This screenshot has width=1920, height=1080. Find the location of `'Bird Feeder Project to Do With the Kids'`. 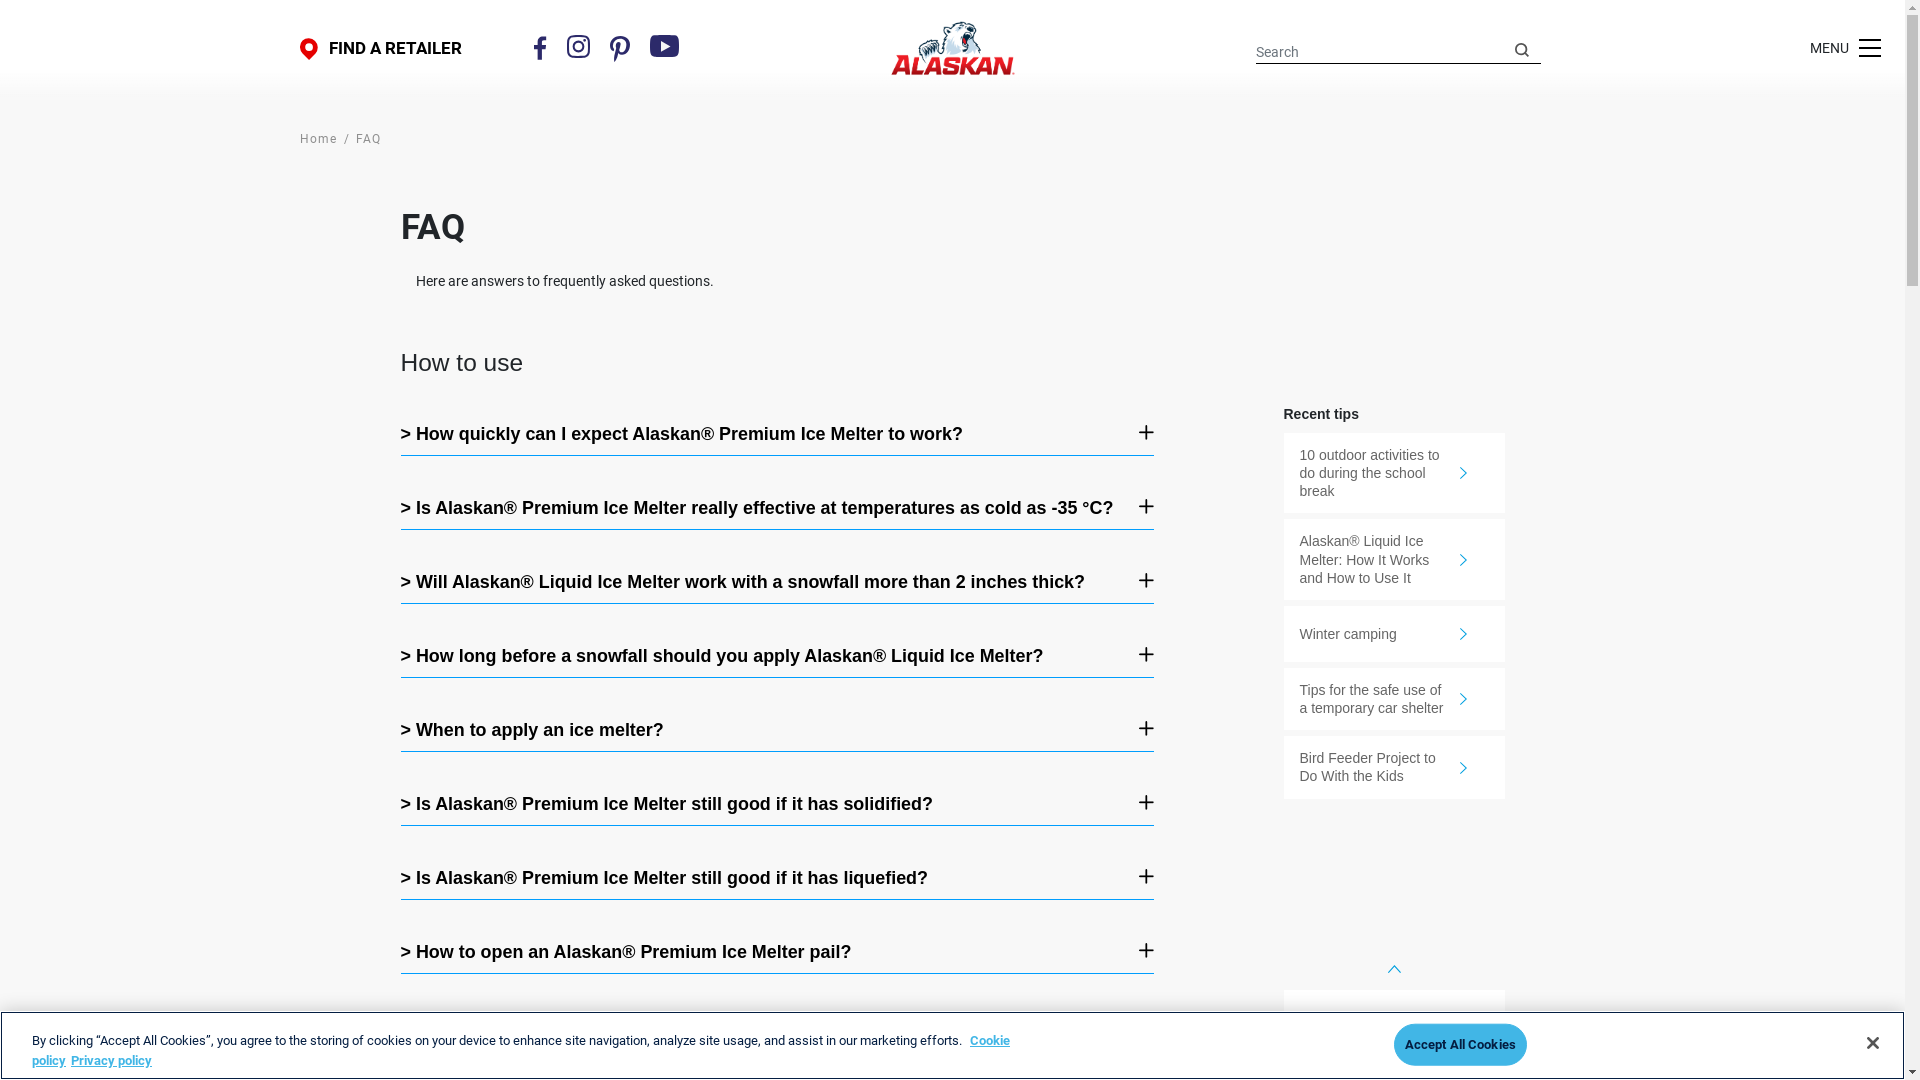

'Bird Feeder Project to Do With the Kids' is located at coordinates (1283, 766).